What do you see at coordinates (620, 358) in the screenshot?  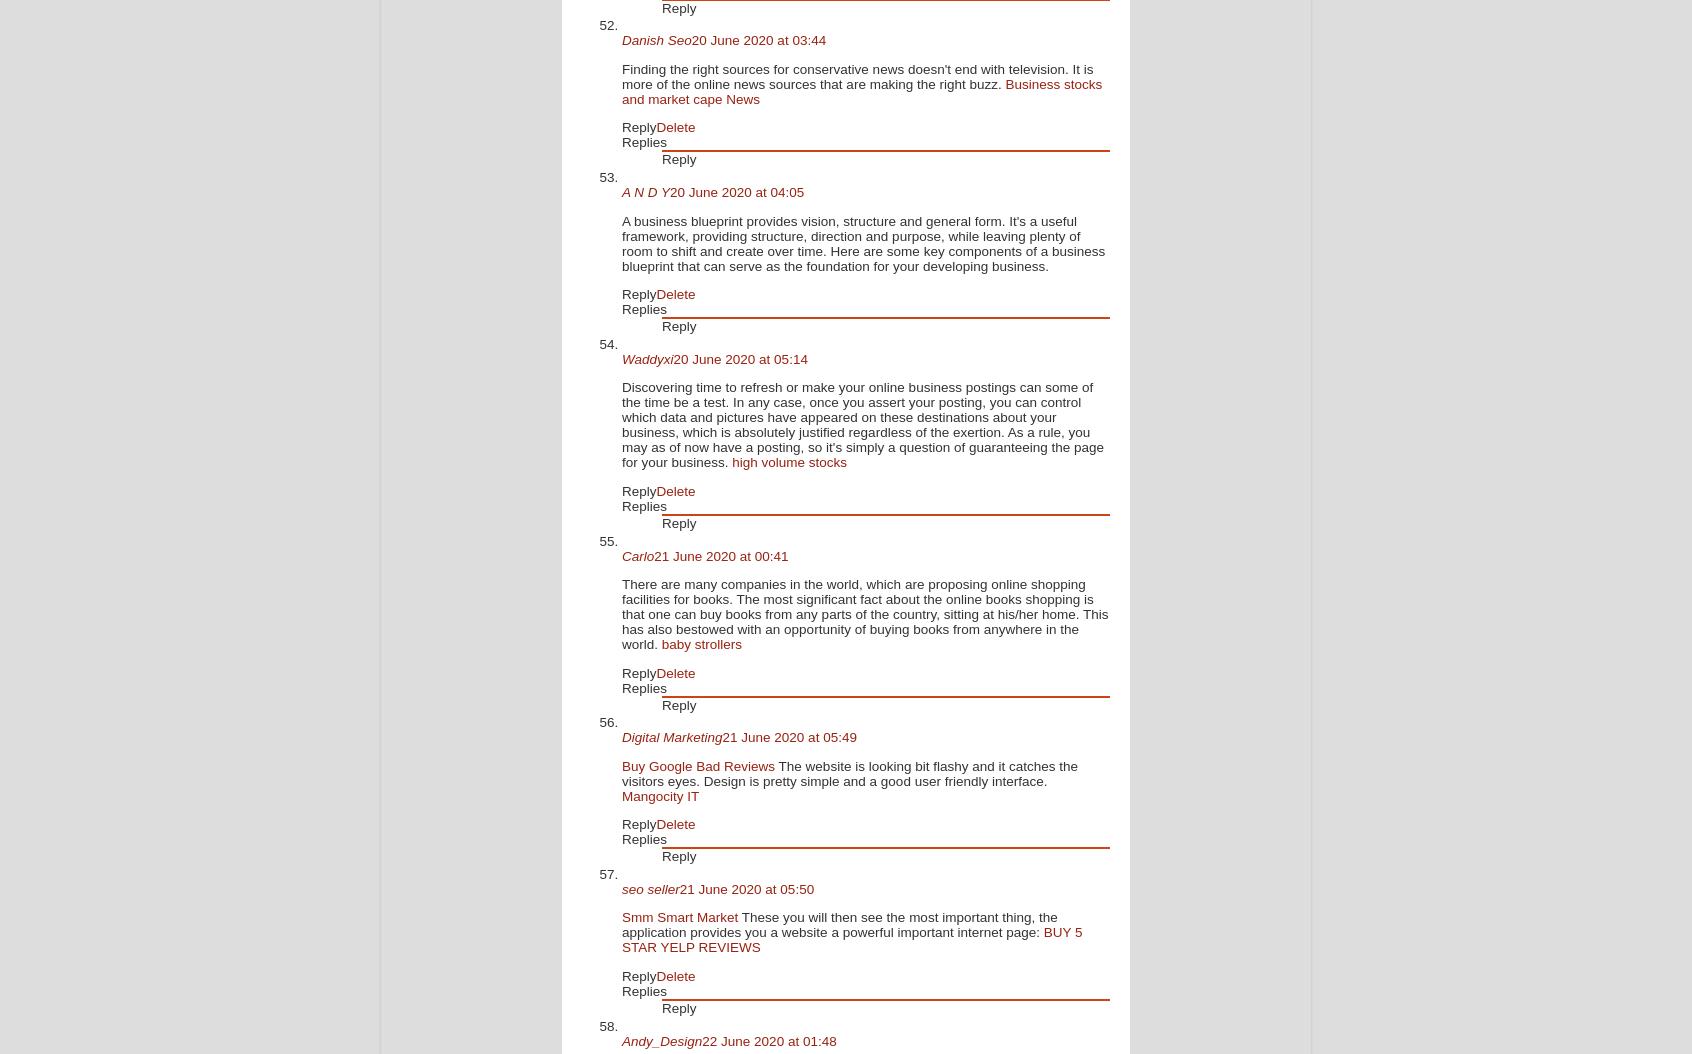 I see `'Waddyxi'` at bounding box center [620, 358].